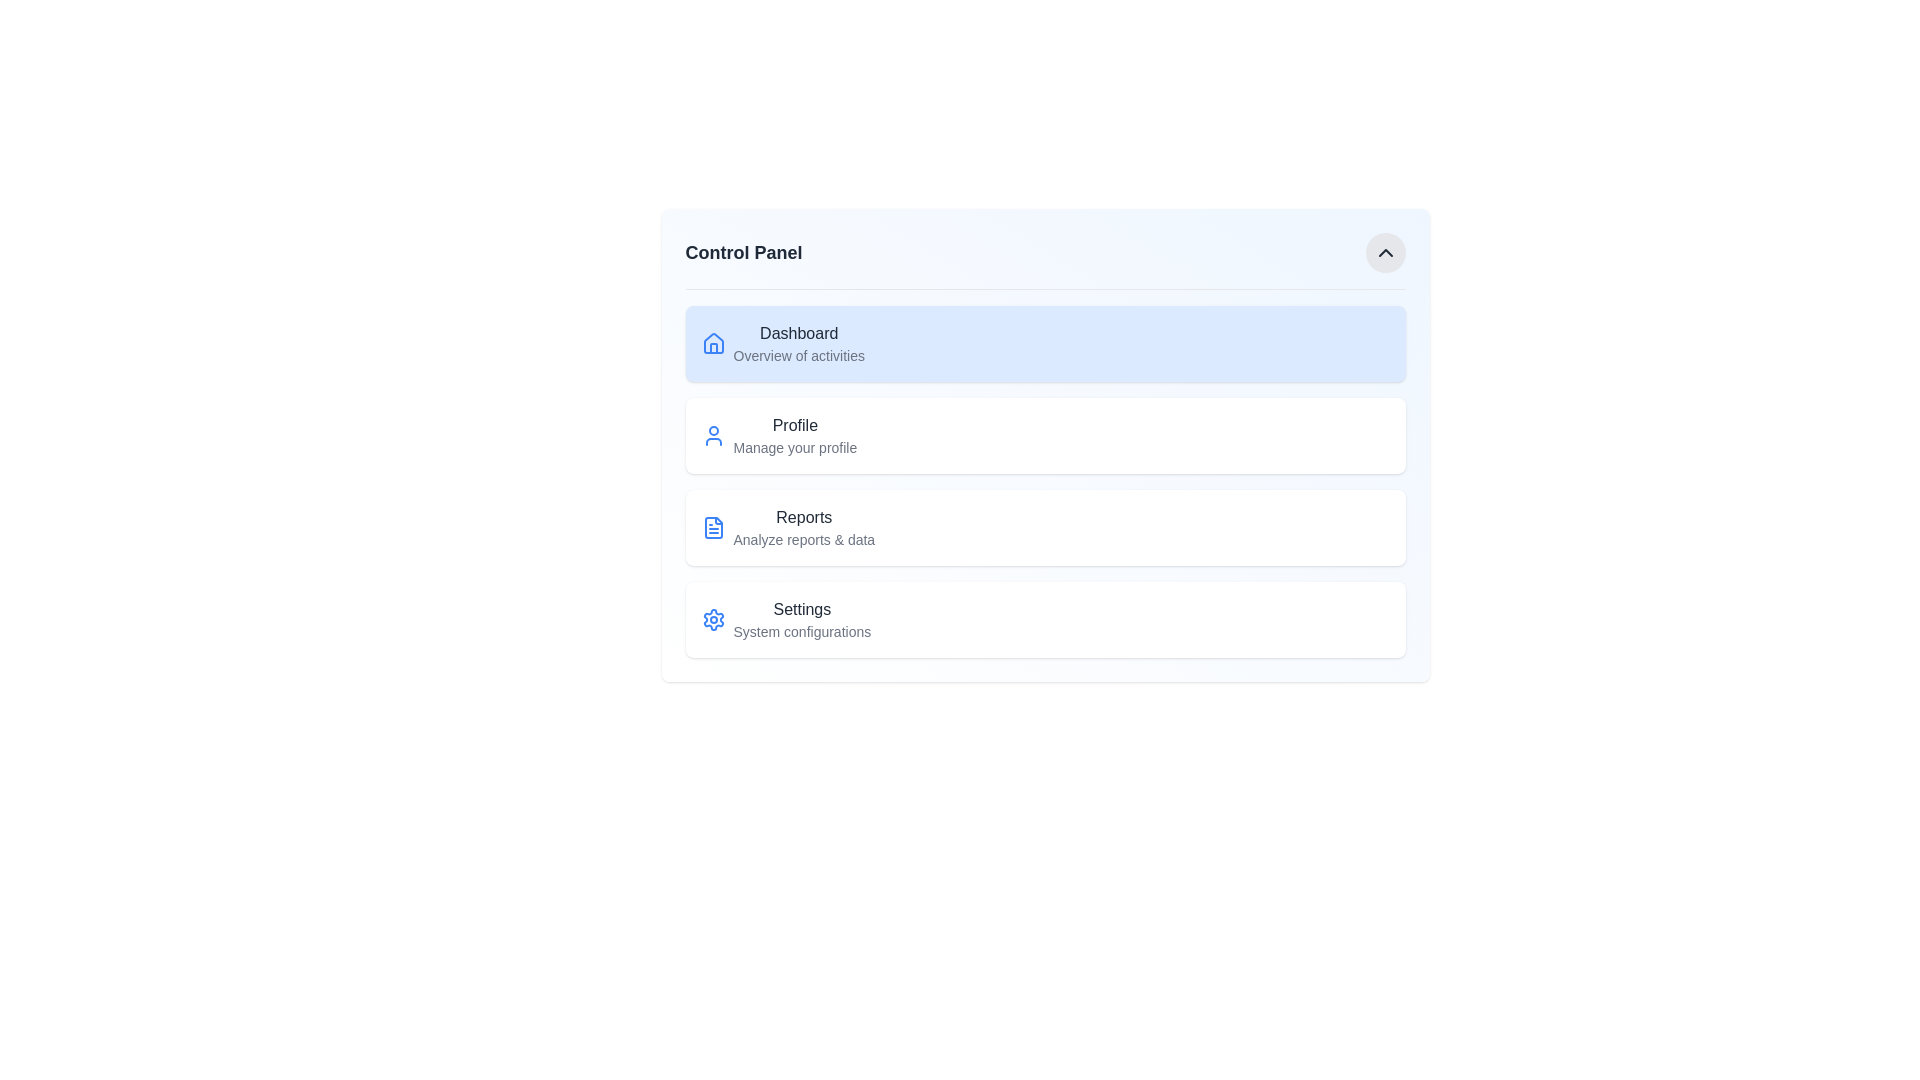  Describe the element at coordinates (794, 434) in the screenshot. I see `the 'Profile' menu item, which has a bold title and a subtitle` at that location.